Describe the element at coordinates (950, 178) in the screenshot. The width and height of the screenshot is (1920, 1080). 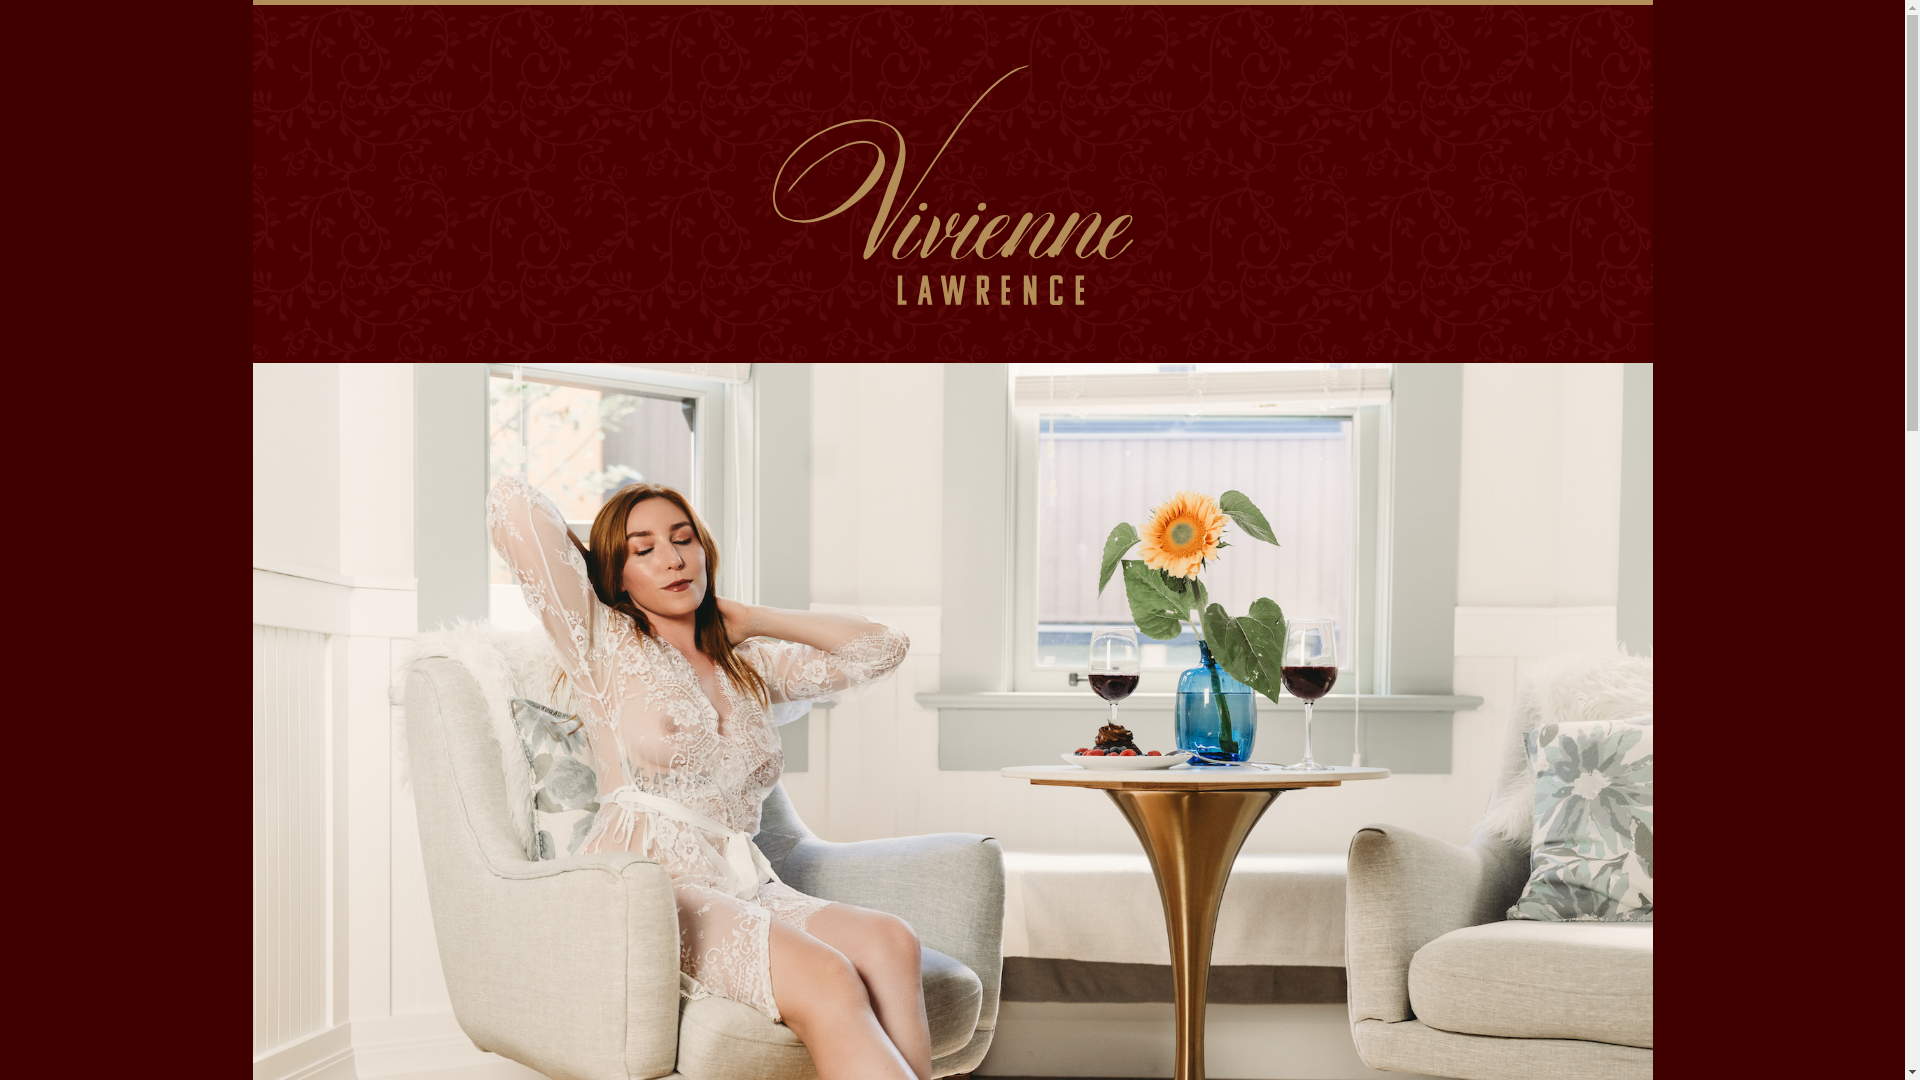
I see `'Vivienne Lawrence'` at that location.